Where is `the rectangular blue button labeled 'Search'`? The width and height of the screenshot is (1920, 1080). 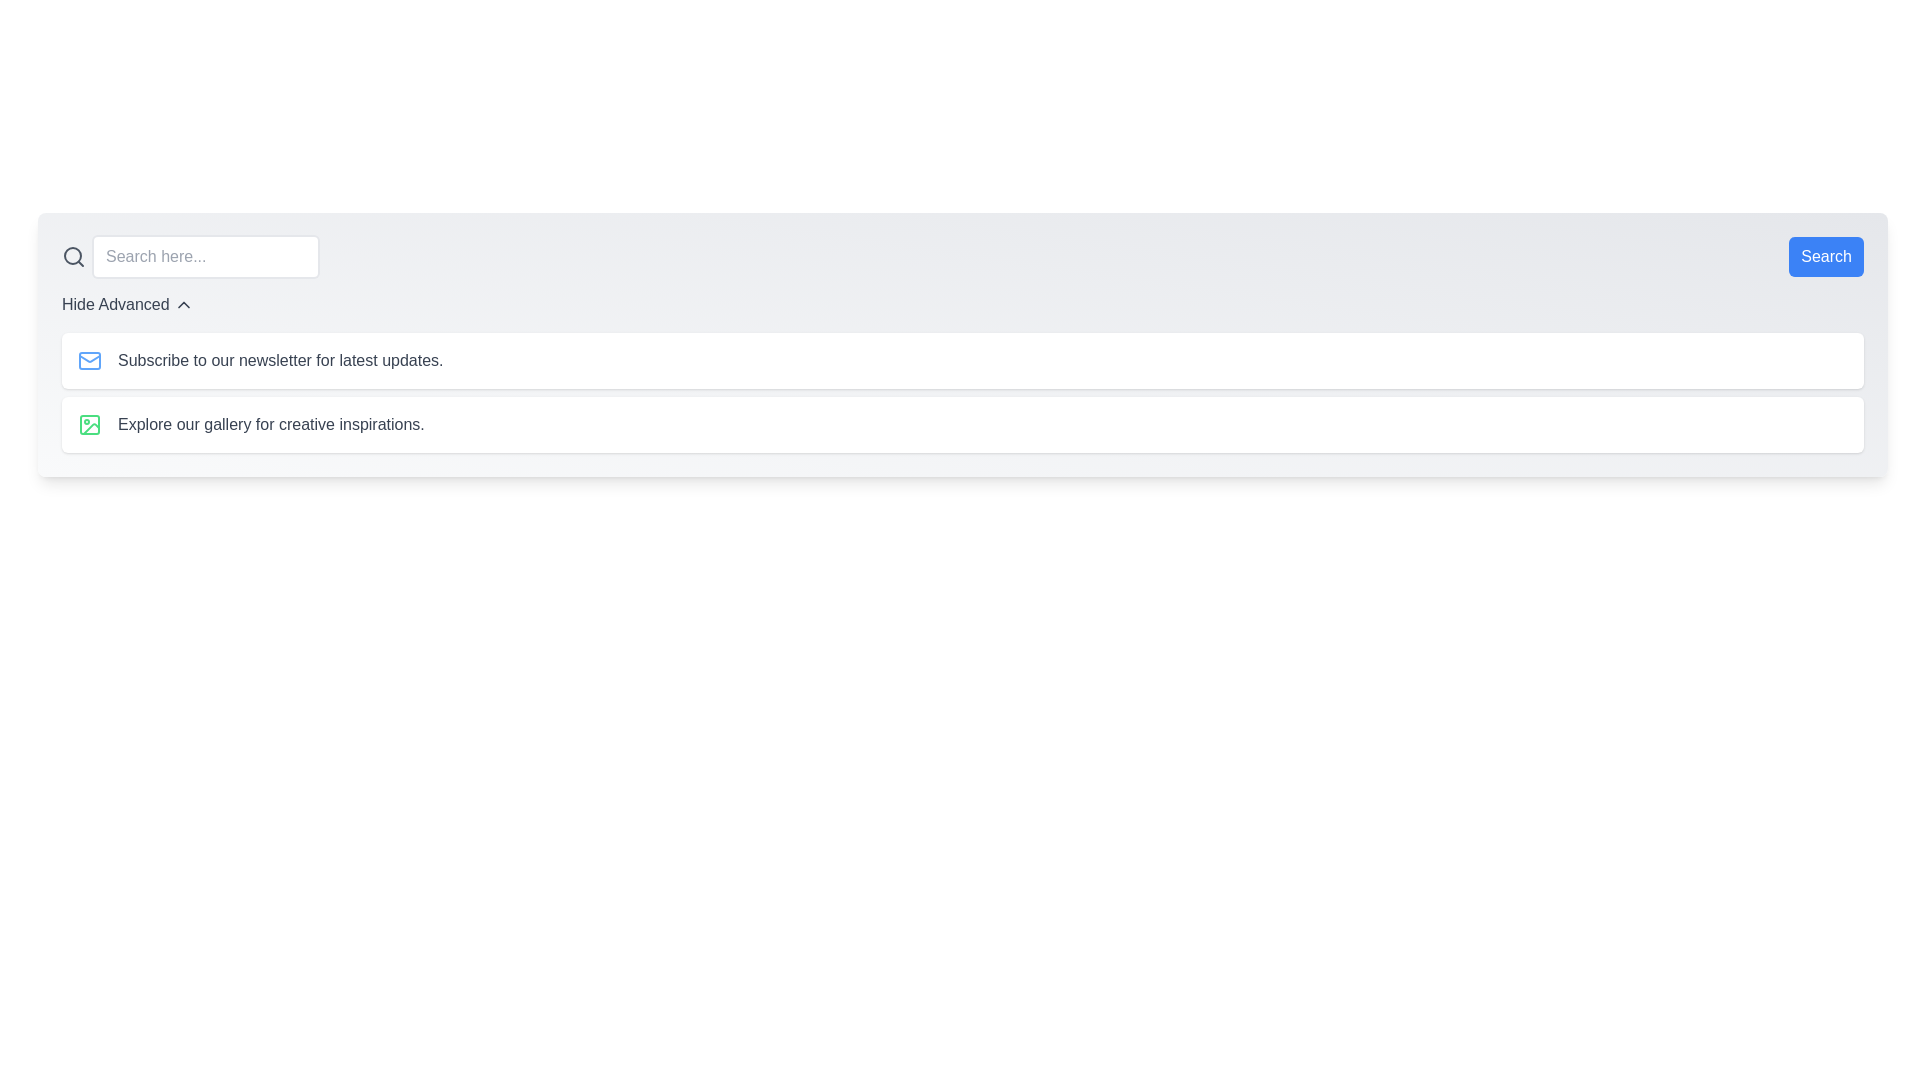 the rectangular blue button labeled 'Search' is located at coordinates (1826, 256).